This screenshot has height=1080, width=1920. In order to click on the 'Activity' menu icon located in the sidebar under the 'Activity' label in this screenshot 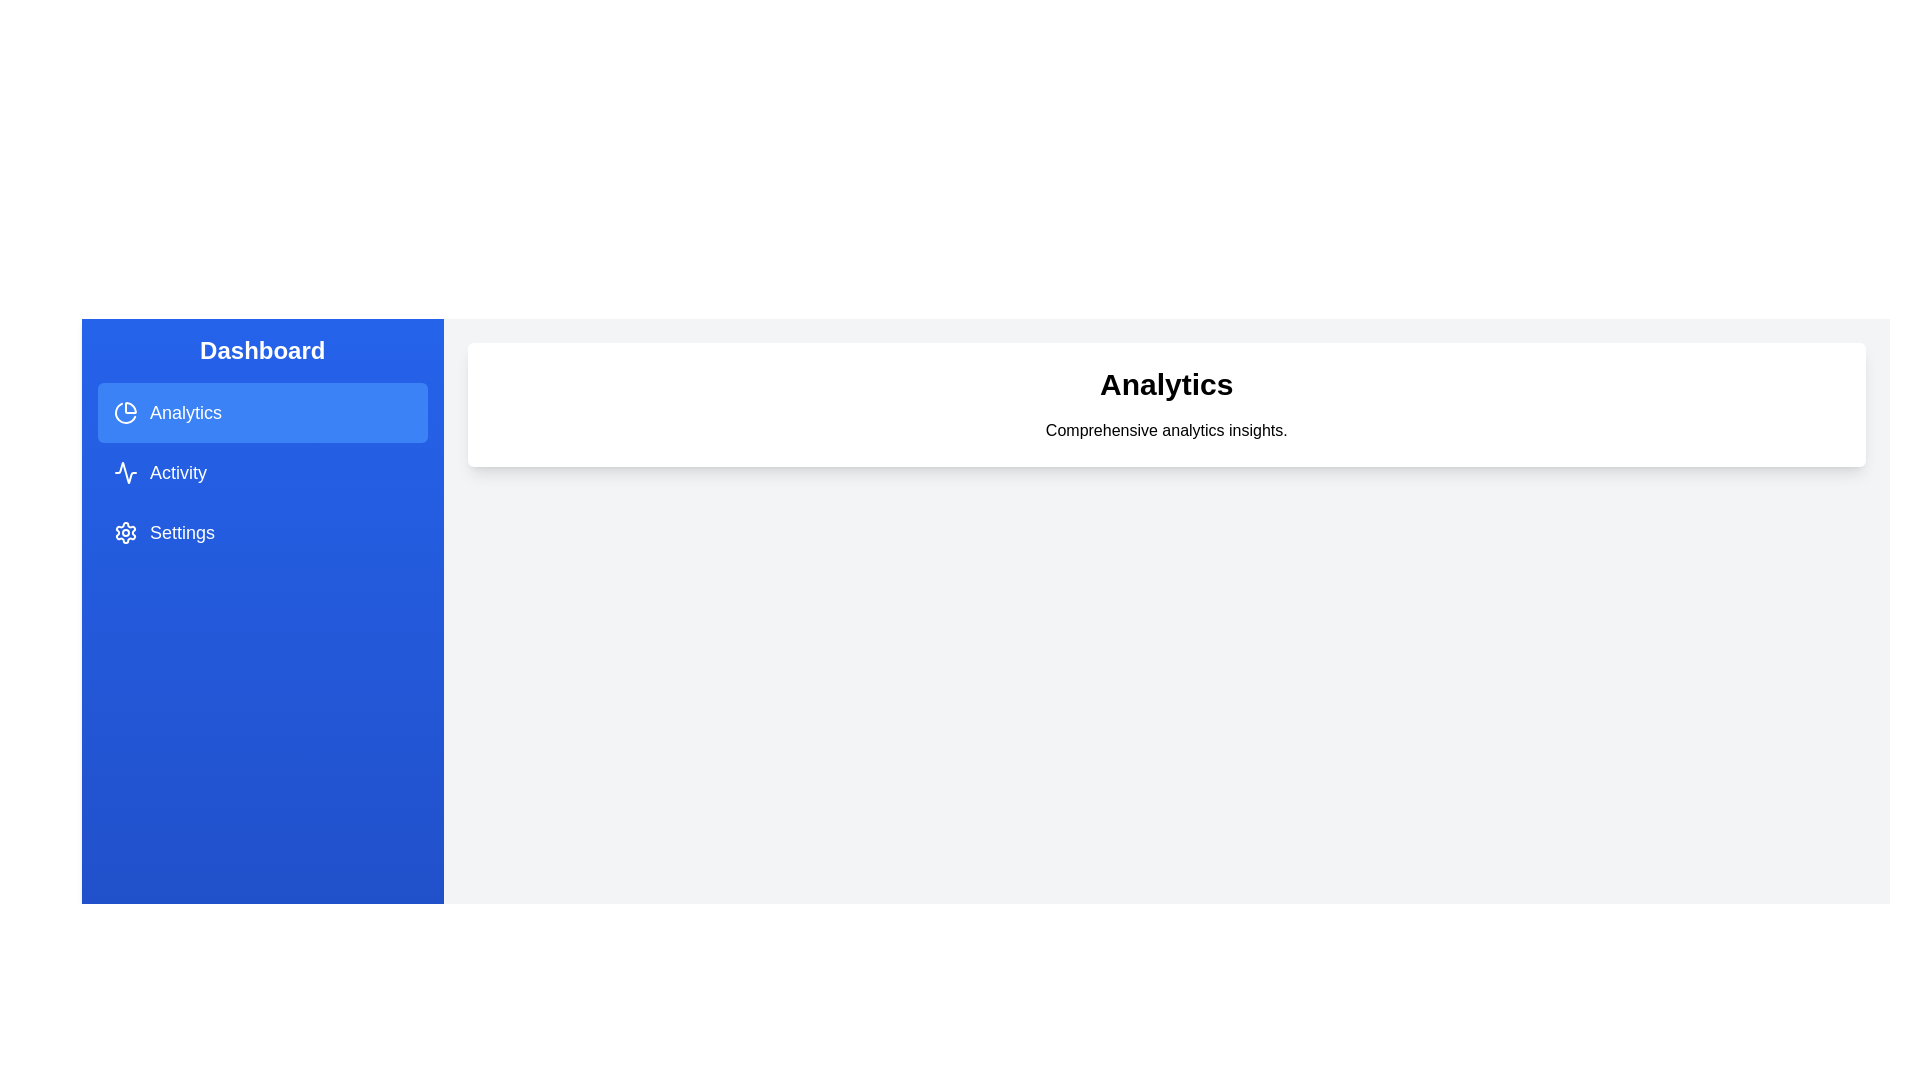, I will do `click(124, 473)`.